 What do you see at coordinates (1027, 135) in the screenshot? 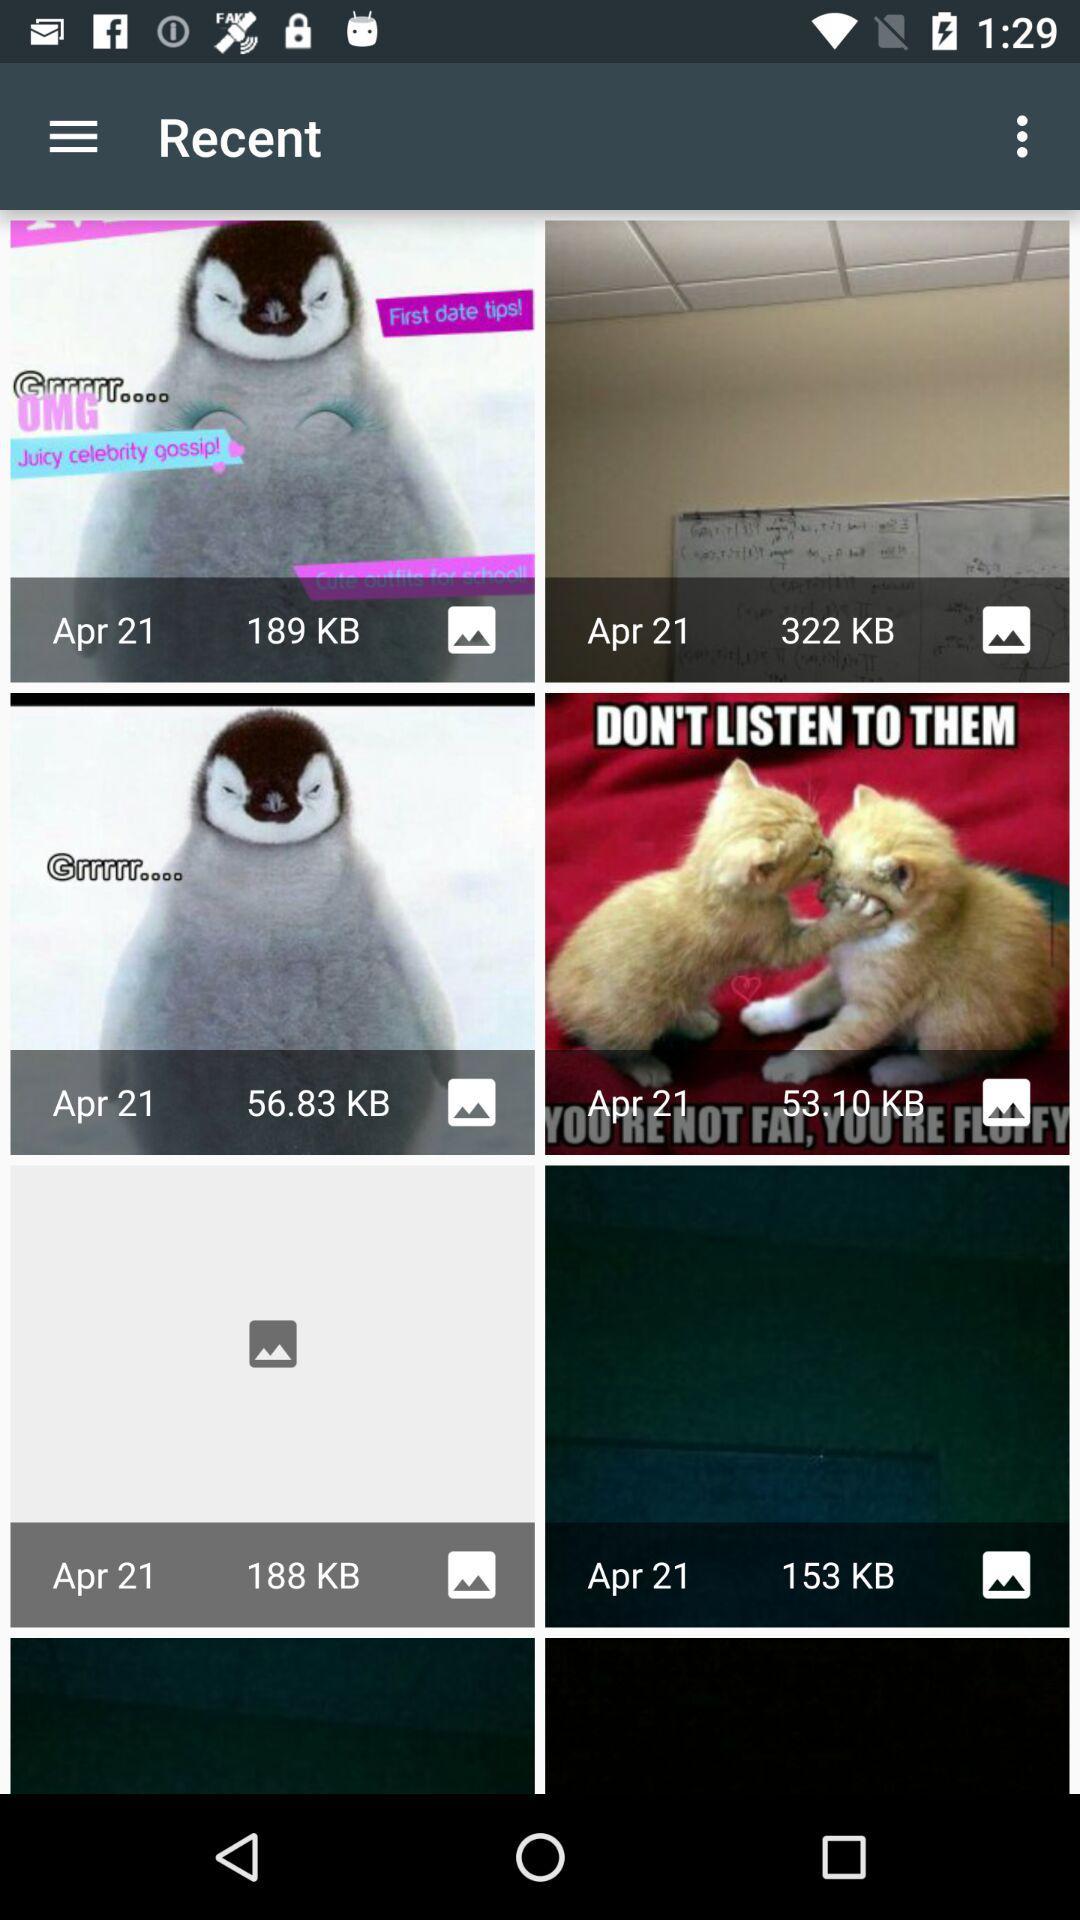
I see `app next to the recent icon` at bounding box center [1027, 135].